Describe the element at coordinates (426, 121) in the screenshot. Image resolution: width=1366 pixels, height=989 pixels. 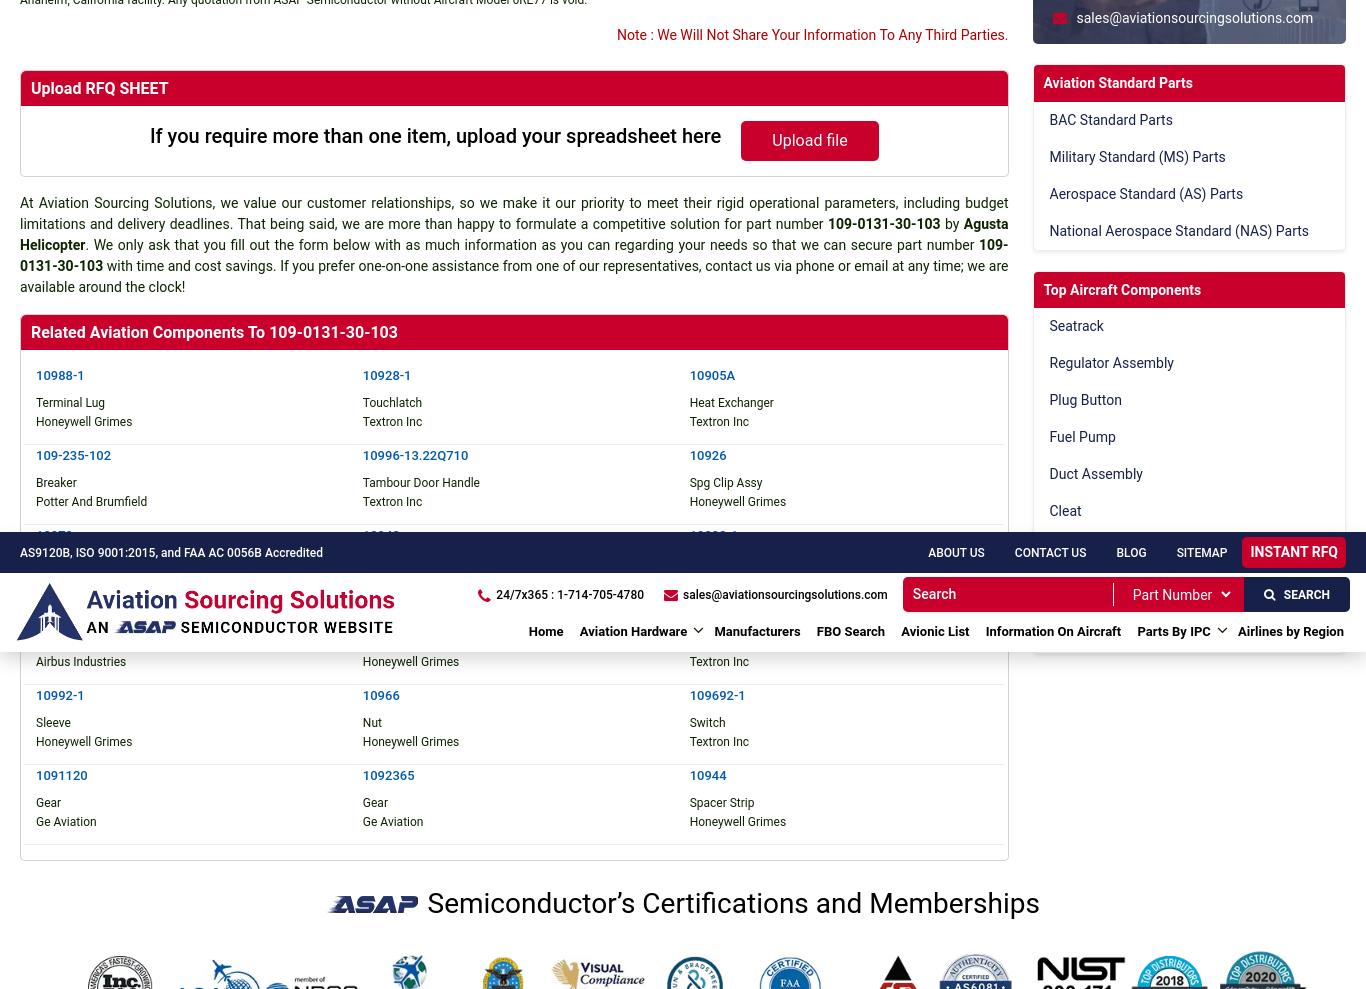
I see `'PMA Parts'` at that location.